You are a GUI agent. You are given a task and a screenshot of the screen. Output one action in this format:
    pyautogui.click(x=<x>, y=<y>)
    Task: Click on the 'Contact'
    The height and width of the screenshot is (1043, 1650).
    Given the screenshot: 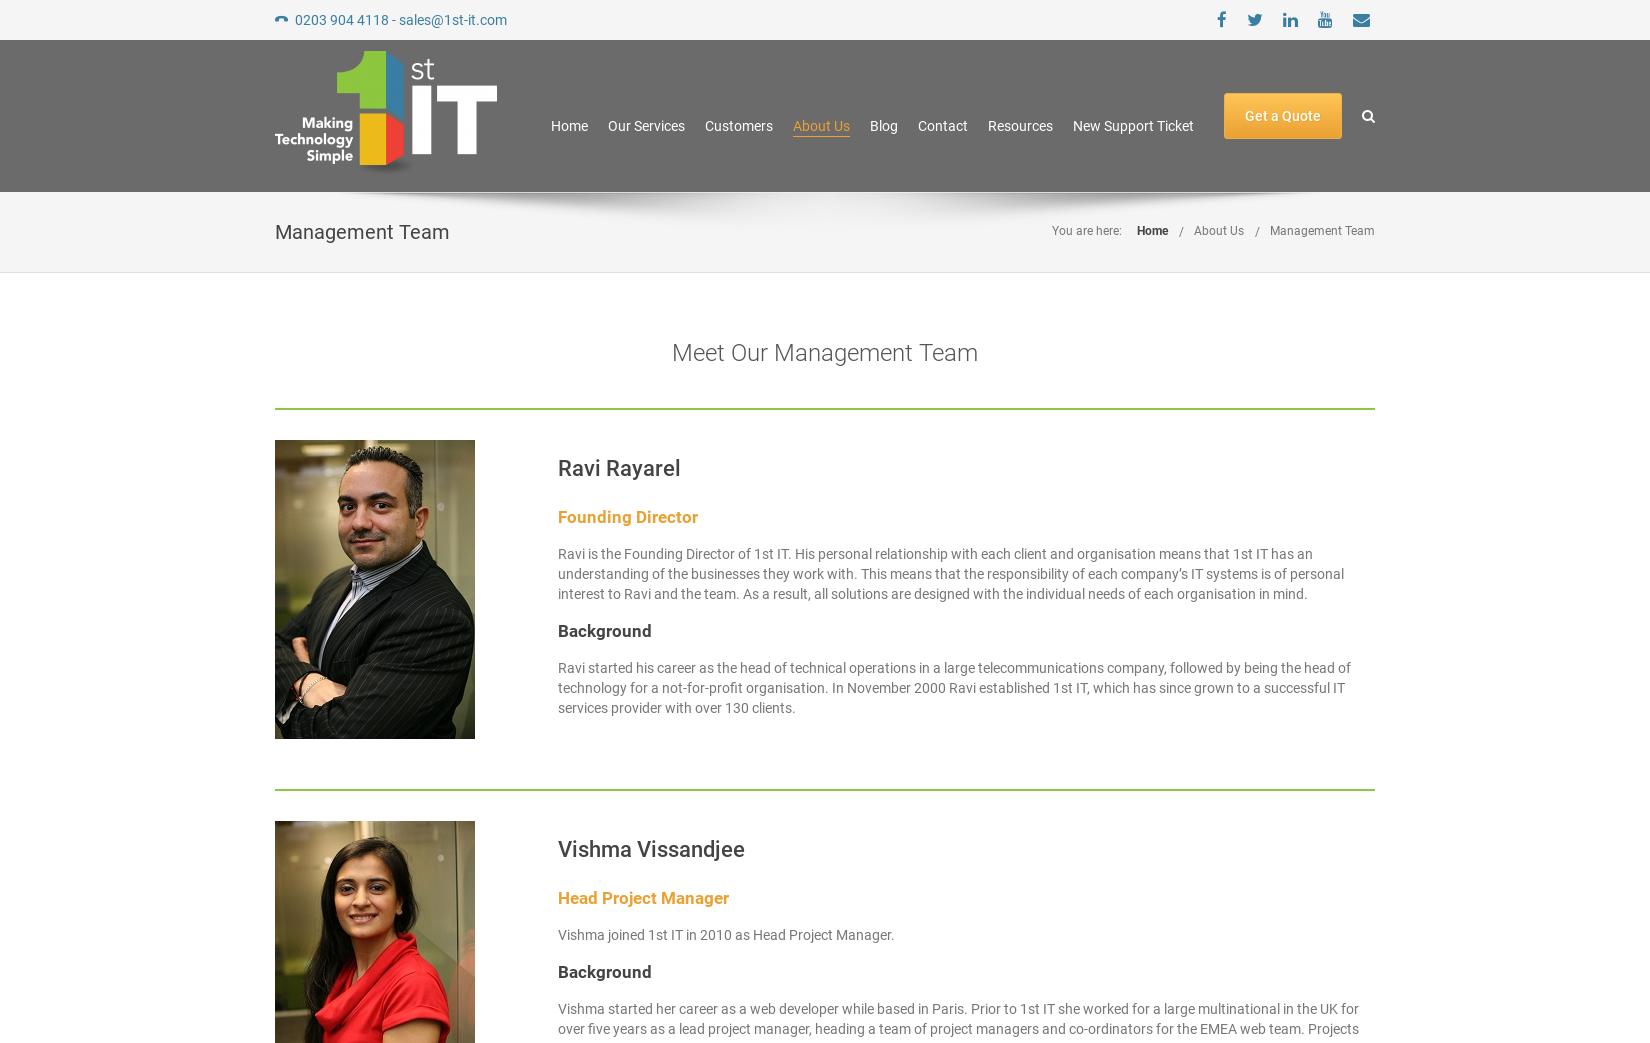 What is the action you would take?
    pyautogui.click(x=942, y=125)
    